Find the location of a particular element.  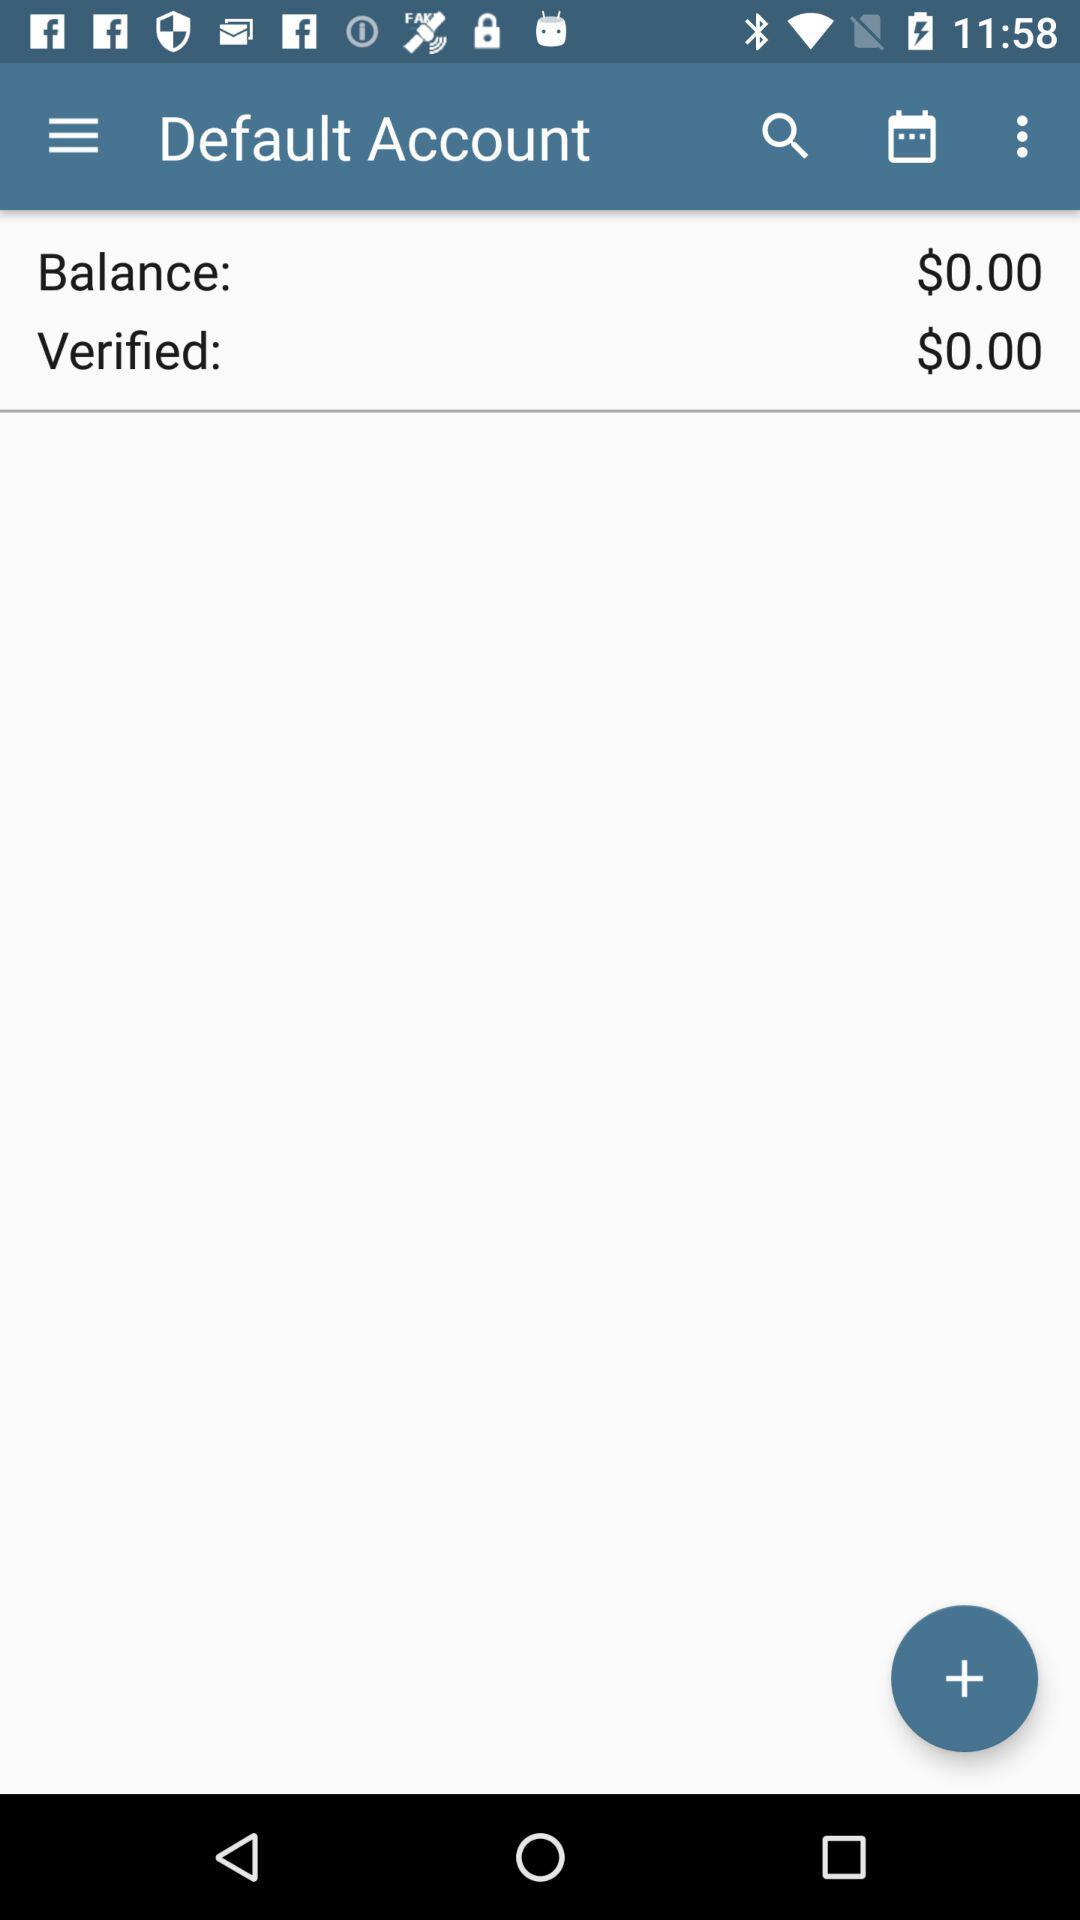

icon at the bottom right corner is located at coordinates (963, 1678).